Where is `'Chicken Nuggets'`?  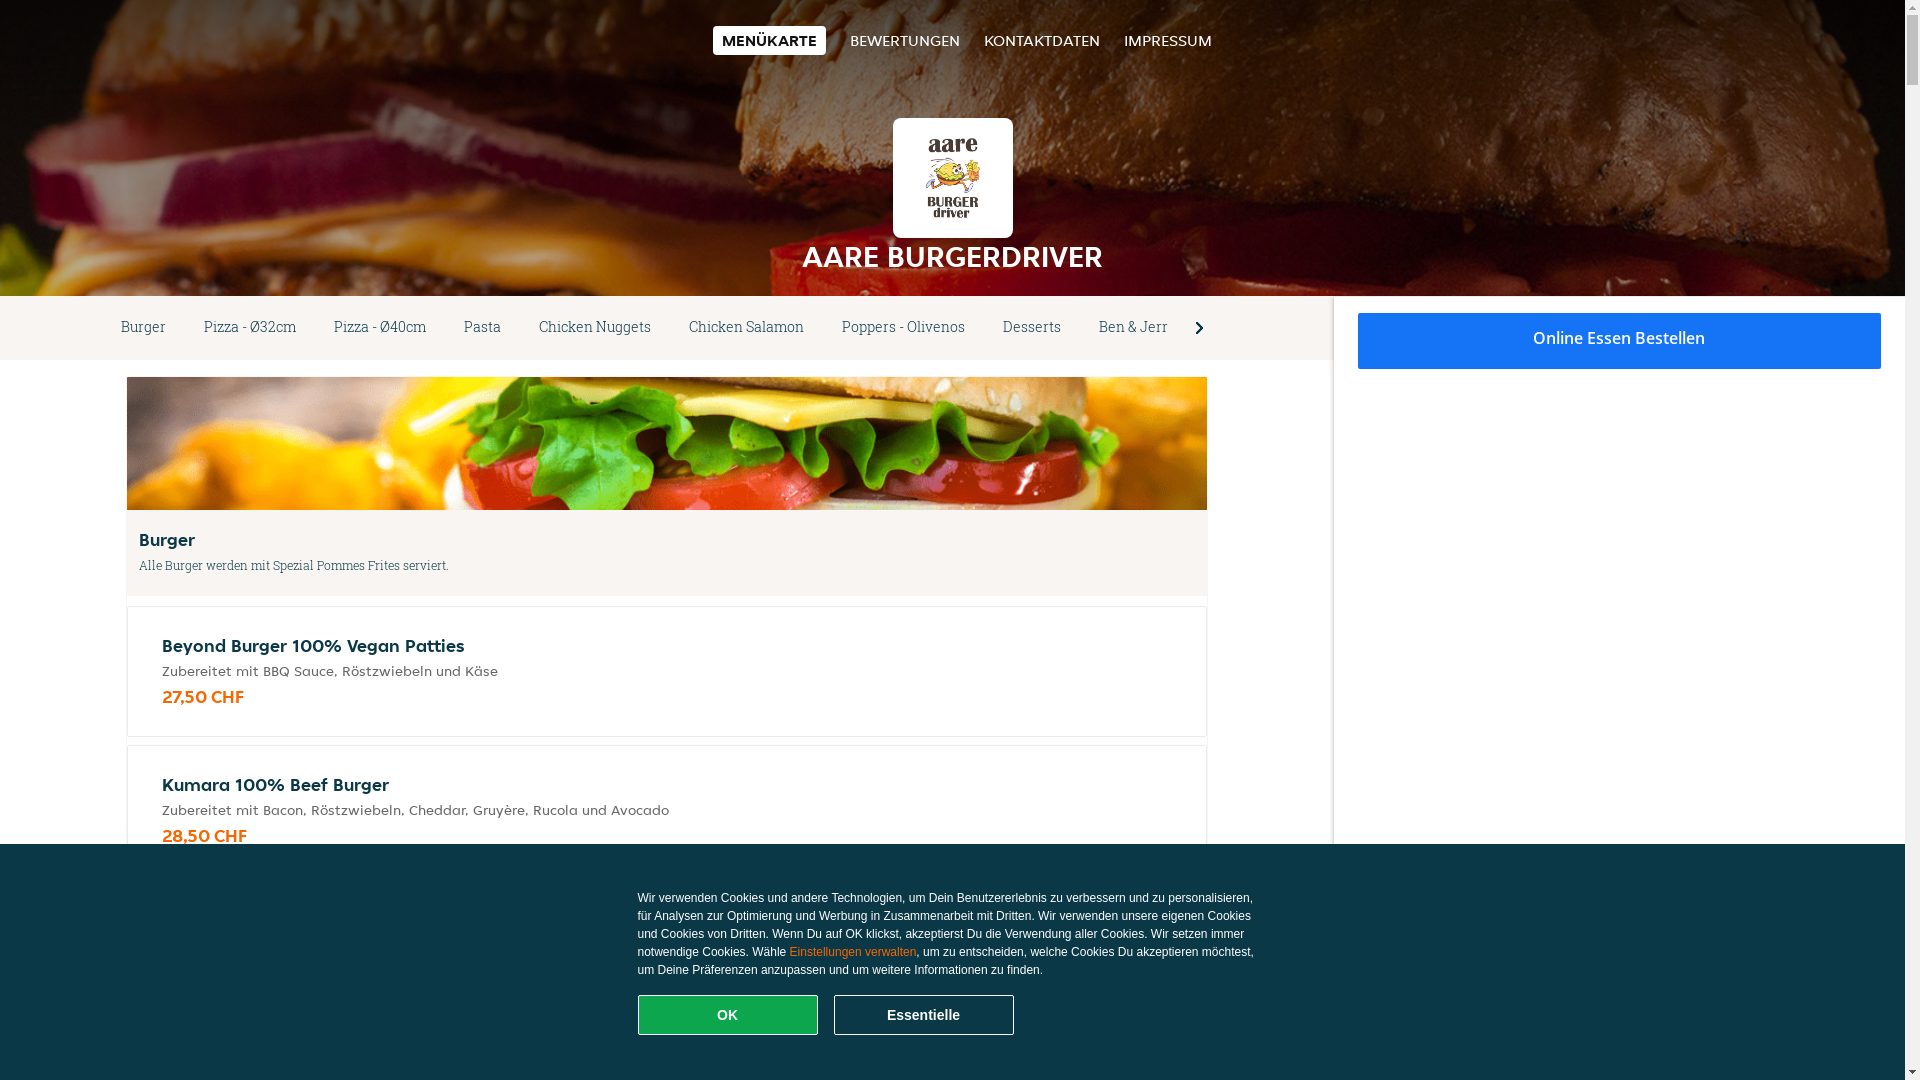
'Chicken Nuggets' is located at coordinates (519, 326).